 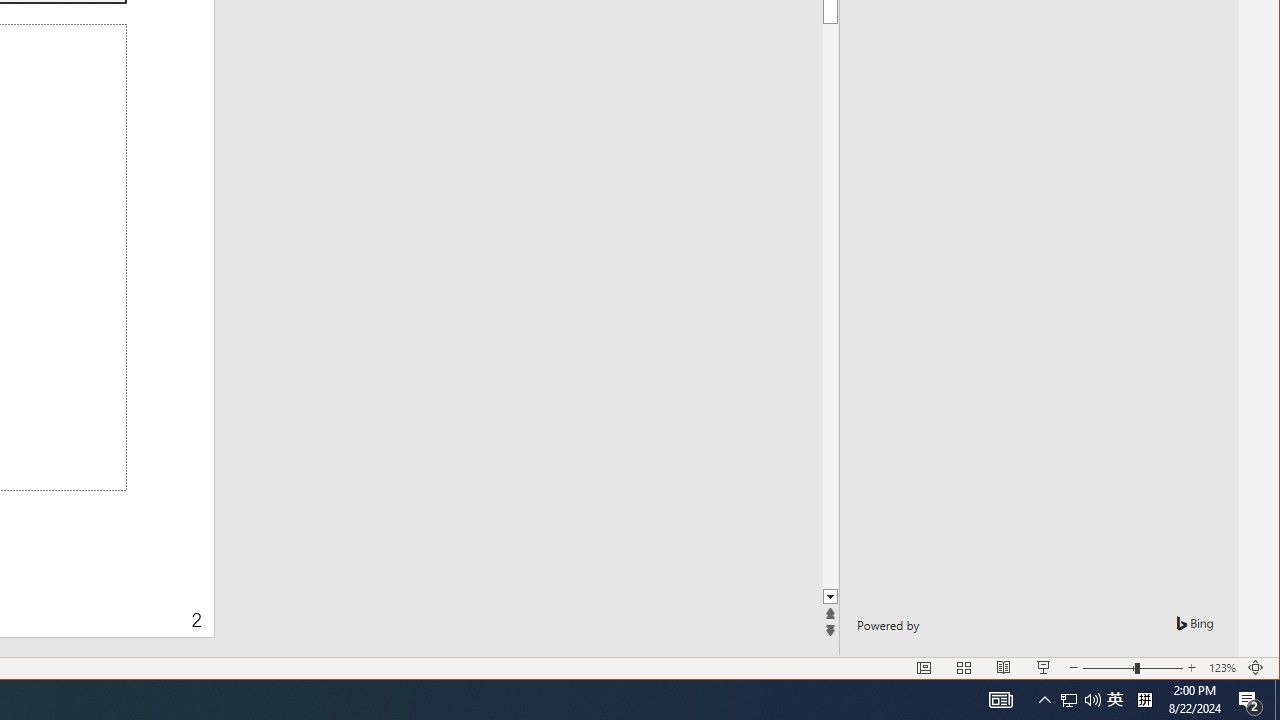 What do you see at coordinates (1221, 668) in the screenshot?
I see `'Zoom 123%'` at bounding box center [1221, 668].